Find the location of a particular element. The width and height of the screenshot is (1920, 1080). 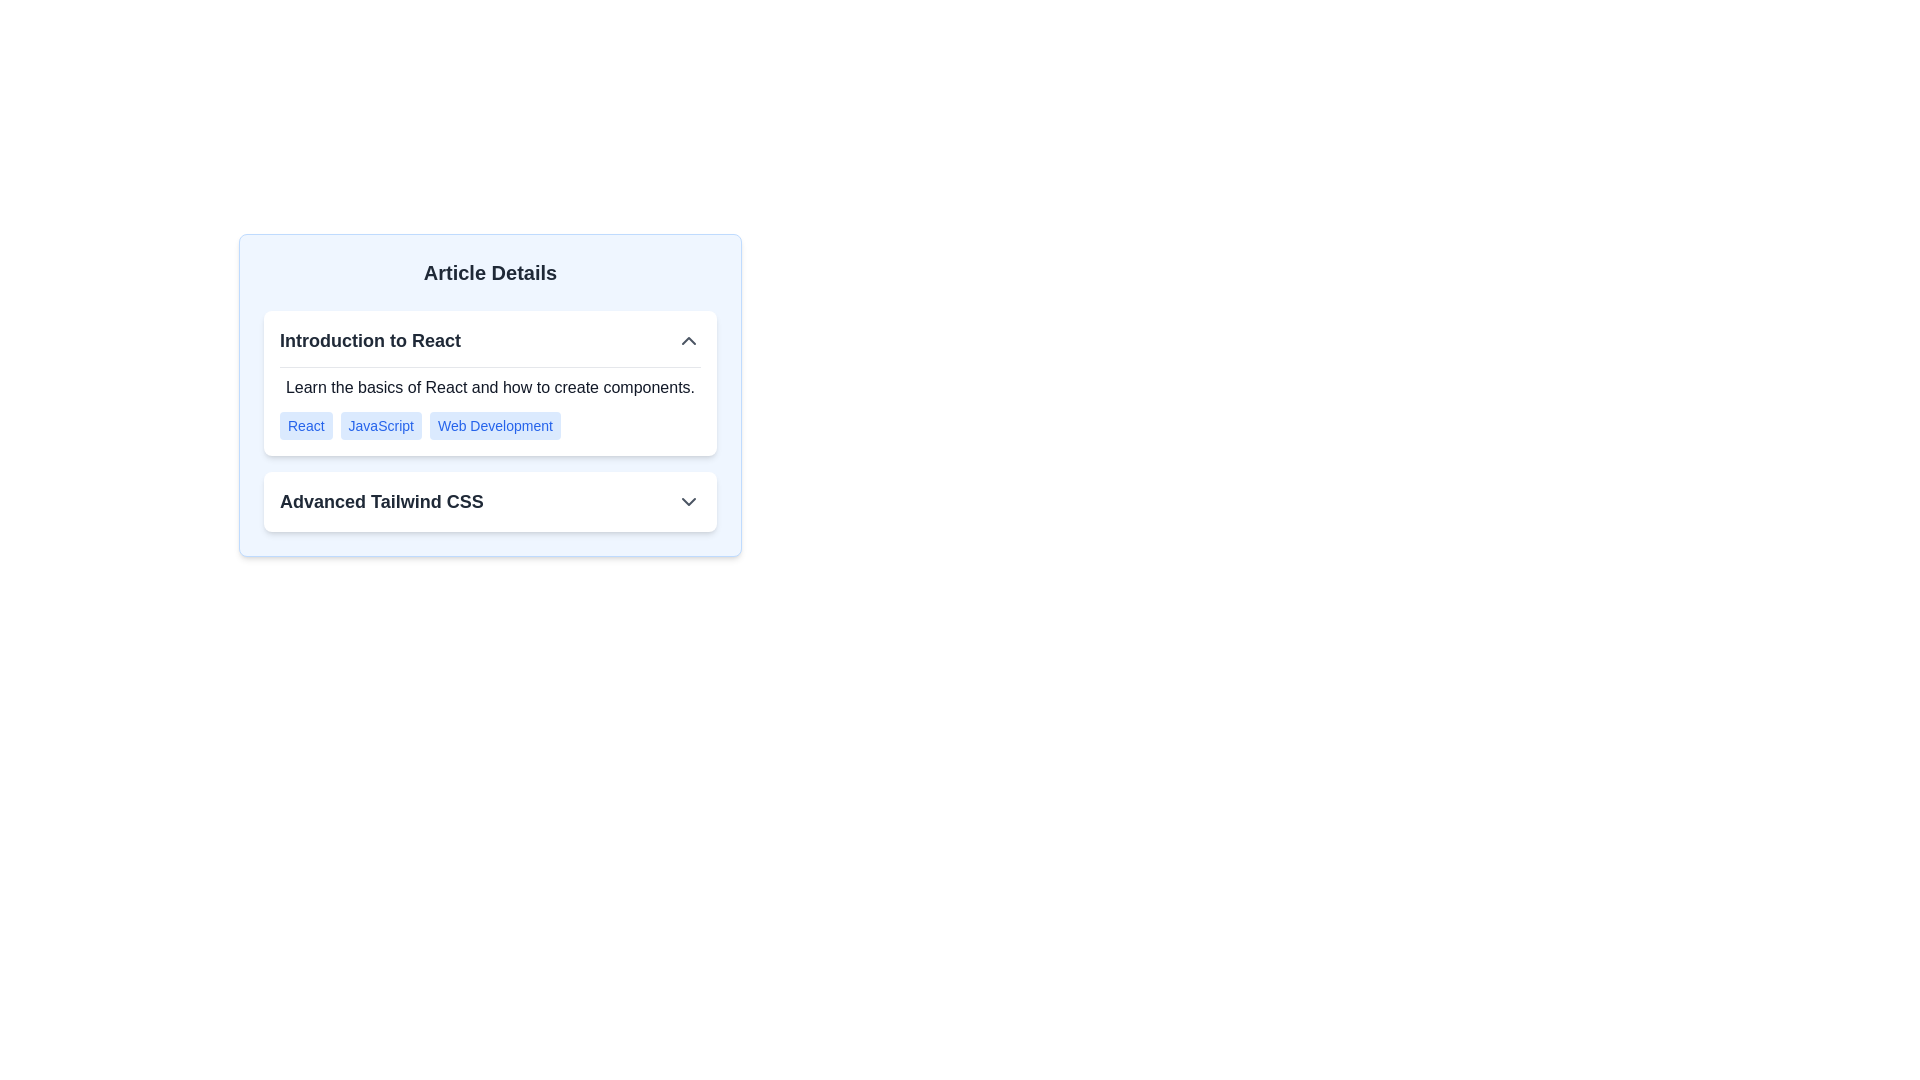

the first badge representing a related topic or keyword in the 'Introduction to React' section, which aids in categorizing or summarizing content is located at coordinates (305, 424).